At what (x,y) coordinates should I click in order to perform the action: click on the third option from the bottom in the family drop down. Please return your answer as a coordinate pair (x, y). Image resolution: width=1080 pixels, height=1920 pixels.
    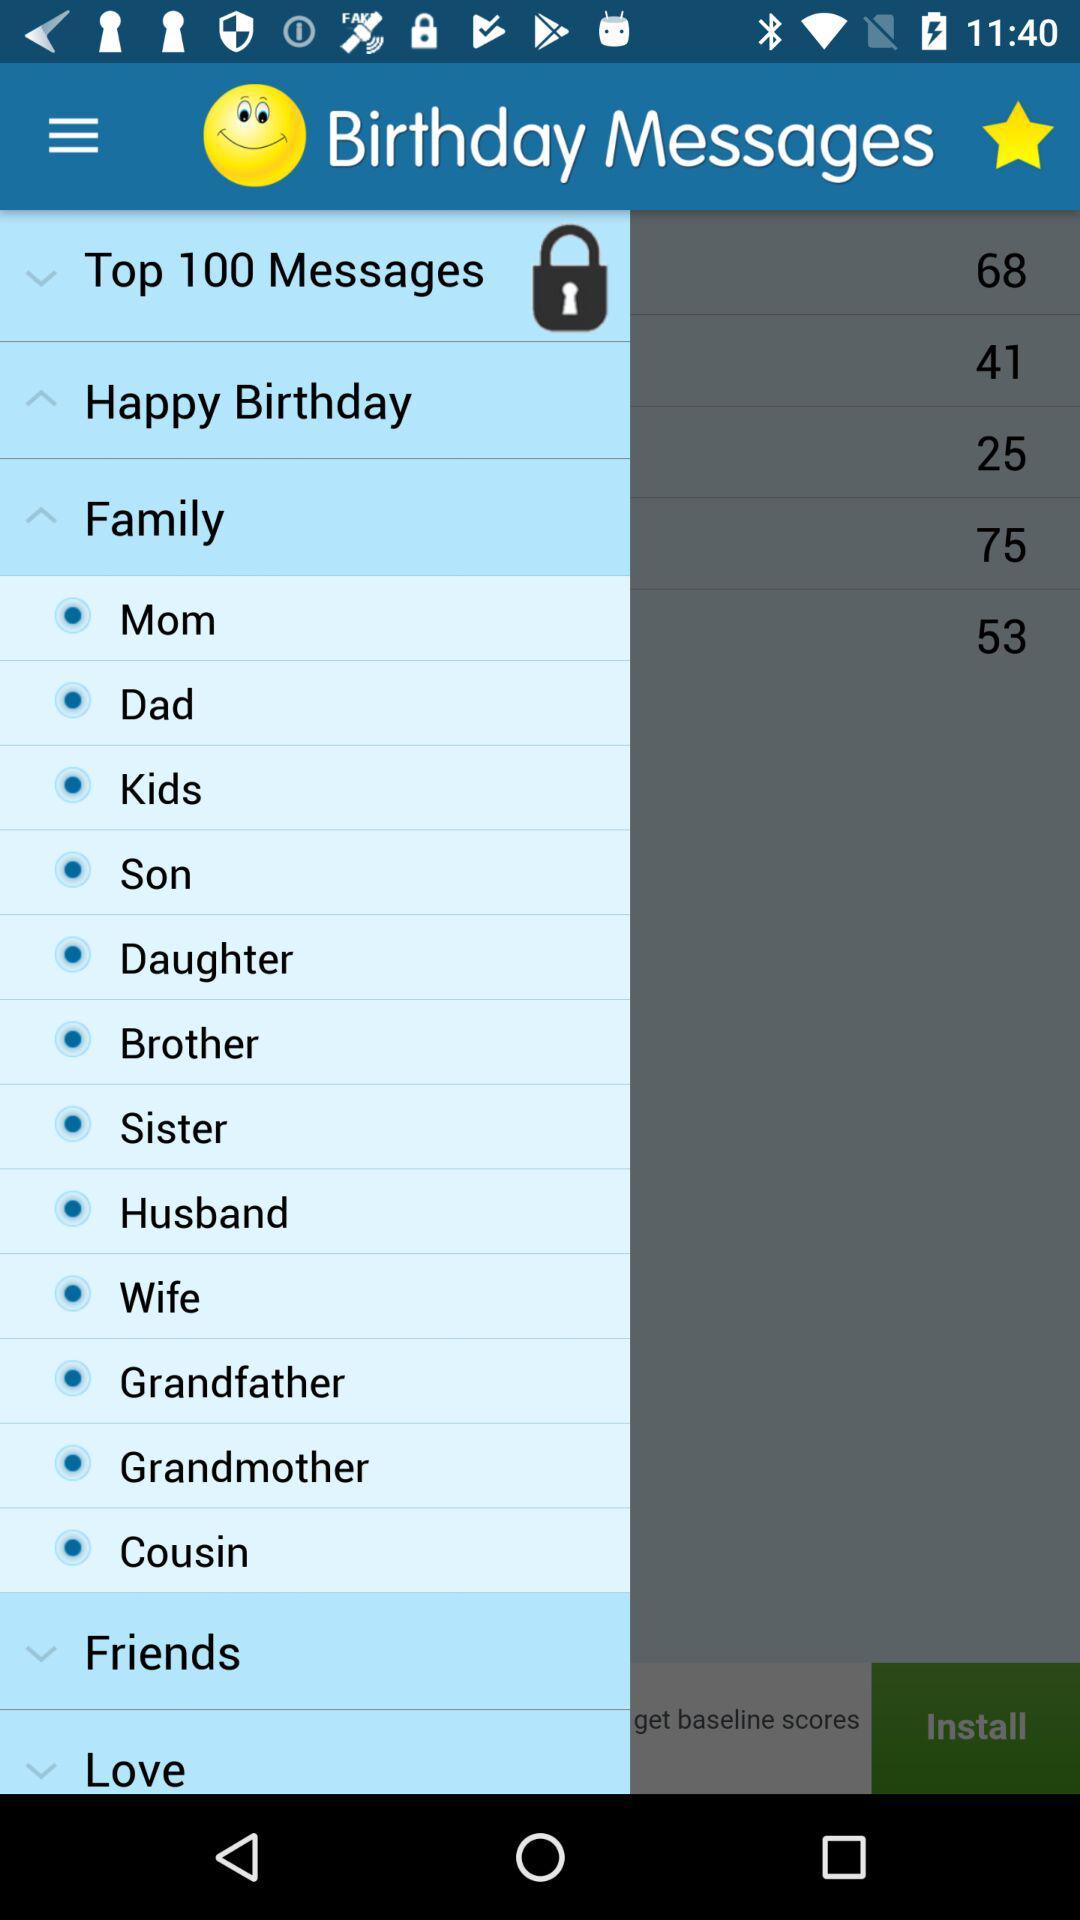
    Looking at the image, I should click on (72, 1377).